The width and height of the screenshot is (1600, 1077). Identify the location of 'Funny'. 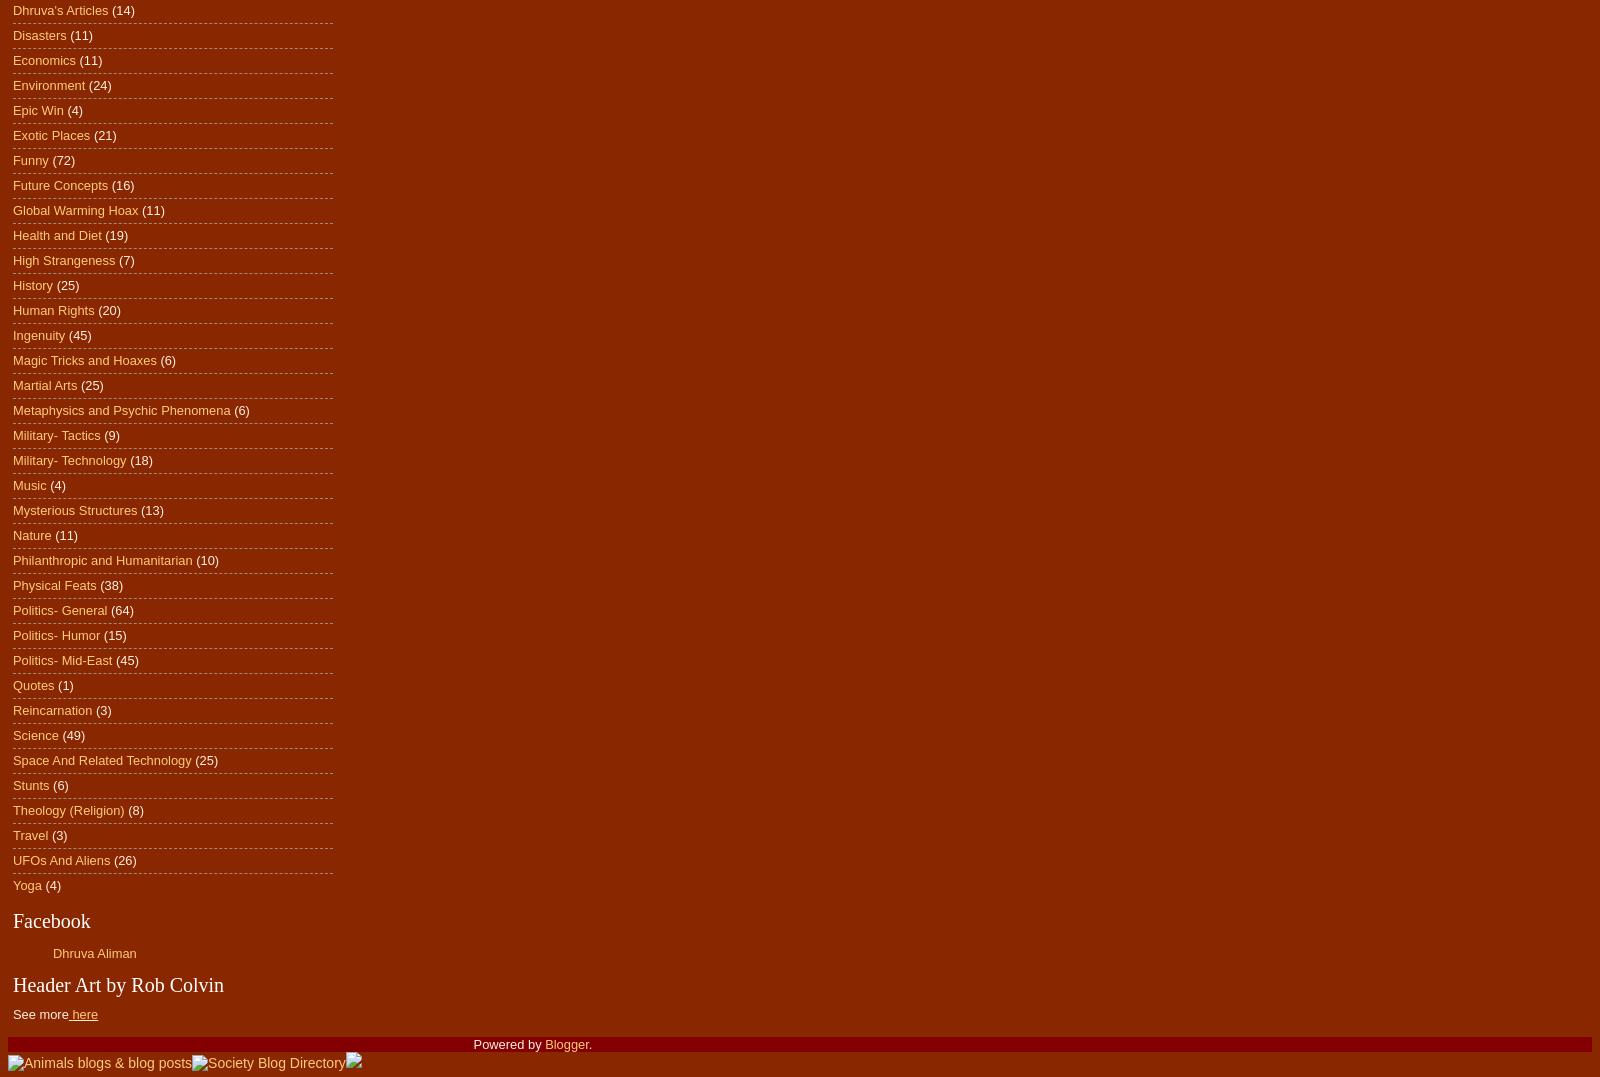
(29, 160).